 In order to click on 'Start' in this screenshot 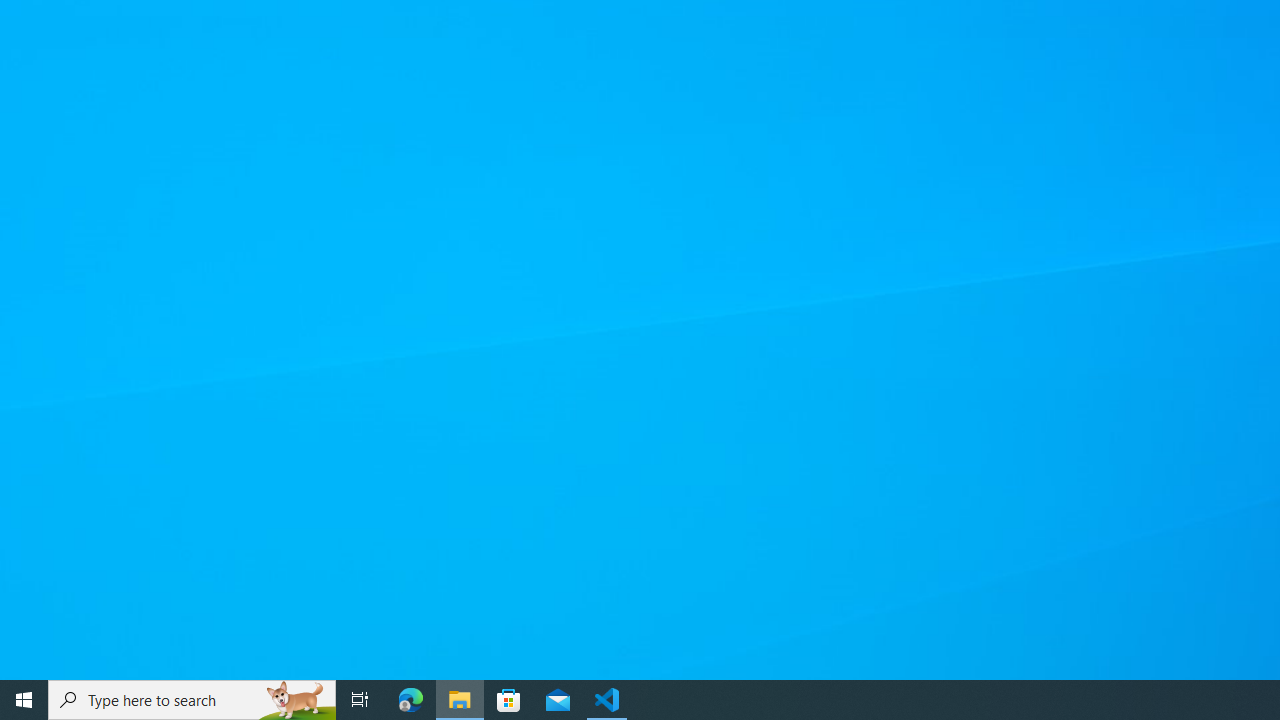, I will do `click(24, 698)`.